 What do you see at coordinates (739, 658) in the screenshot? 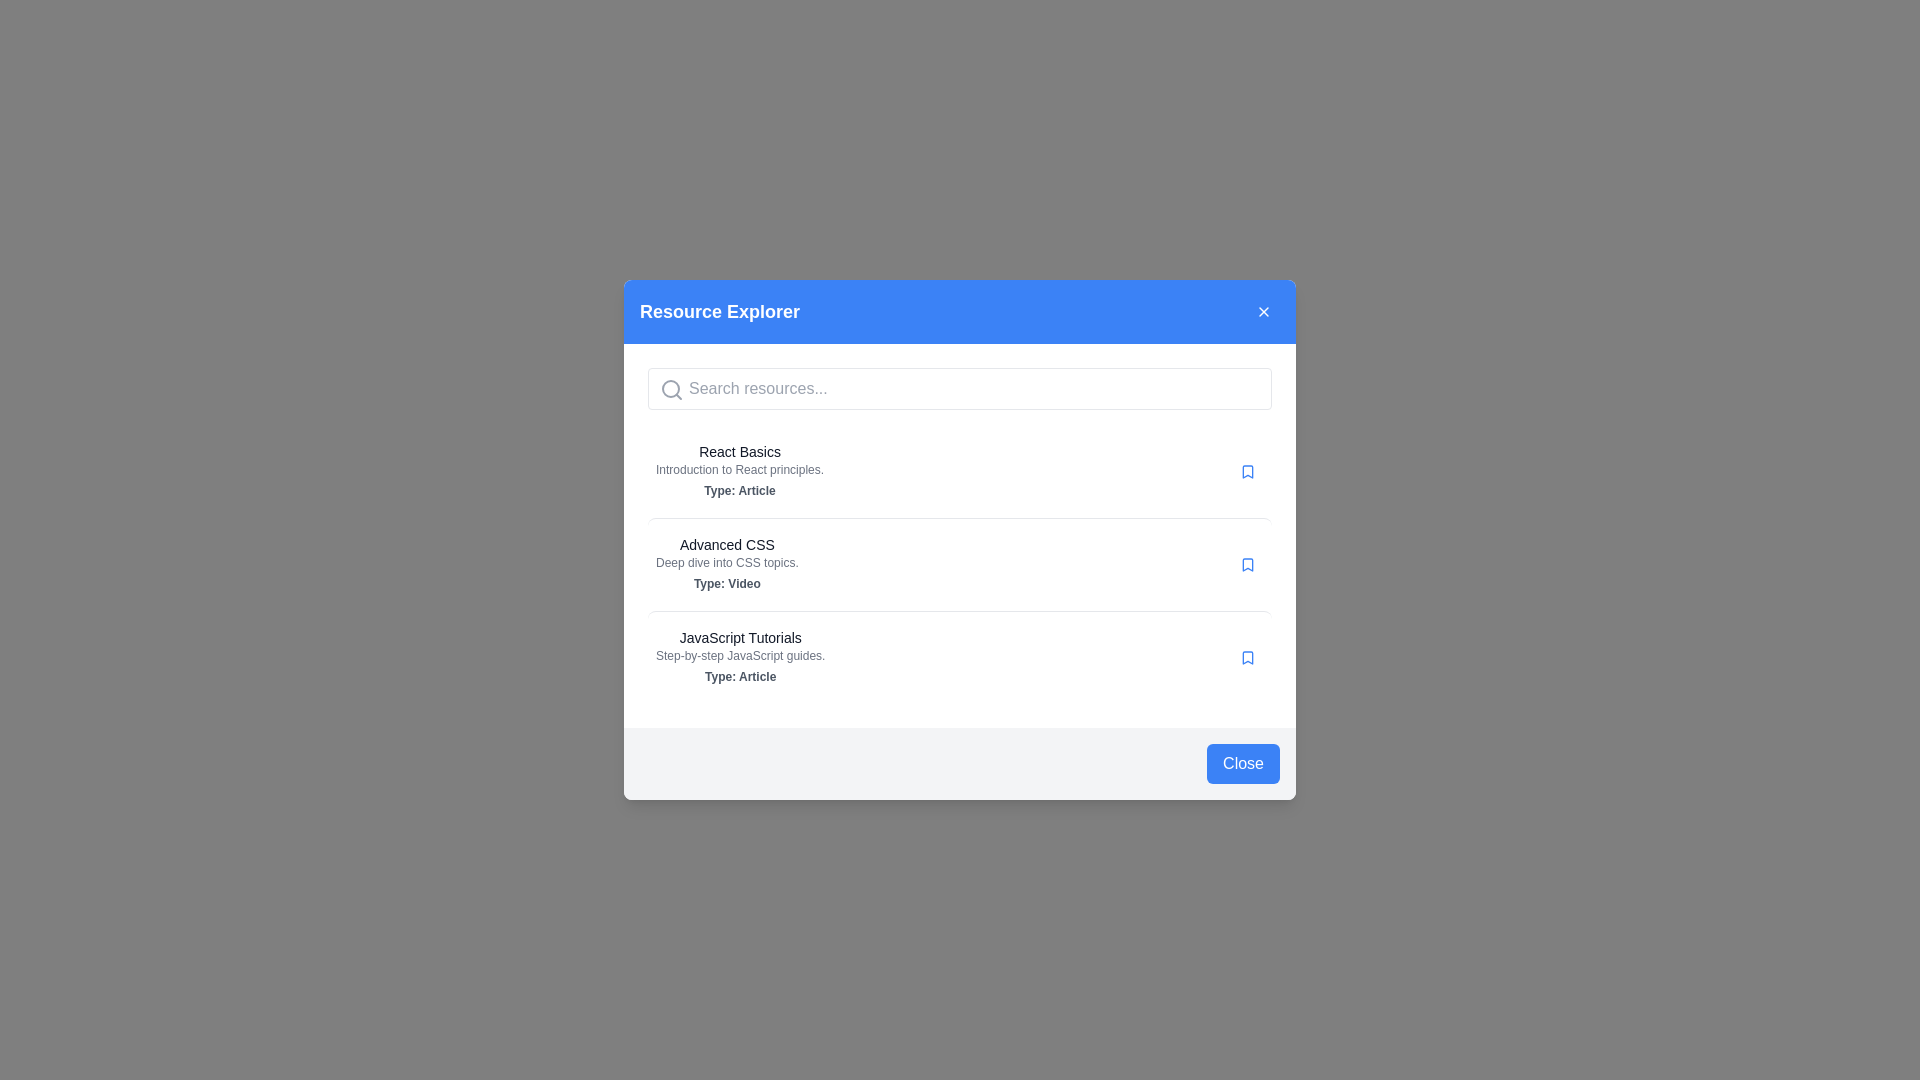
I see `the 'JavaScript Tutorials' text block, which is the third entry in the 'Resource Explorer' popup` at bounding box center [739, 658].